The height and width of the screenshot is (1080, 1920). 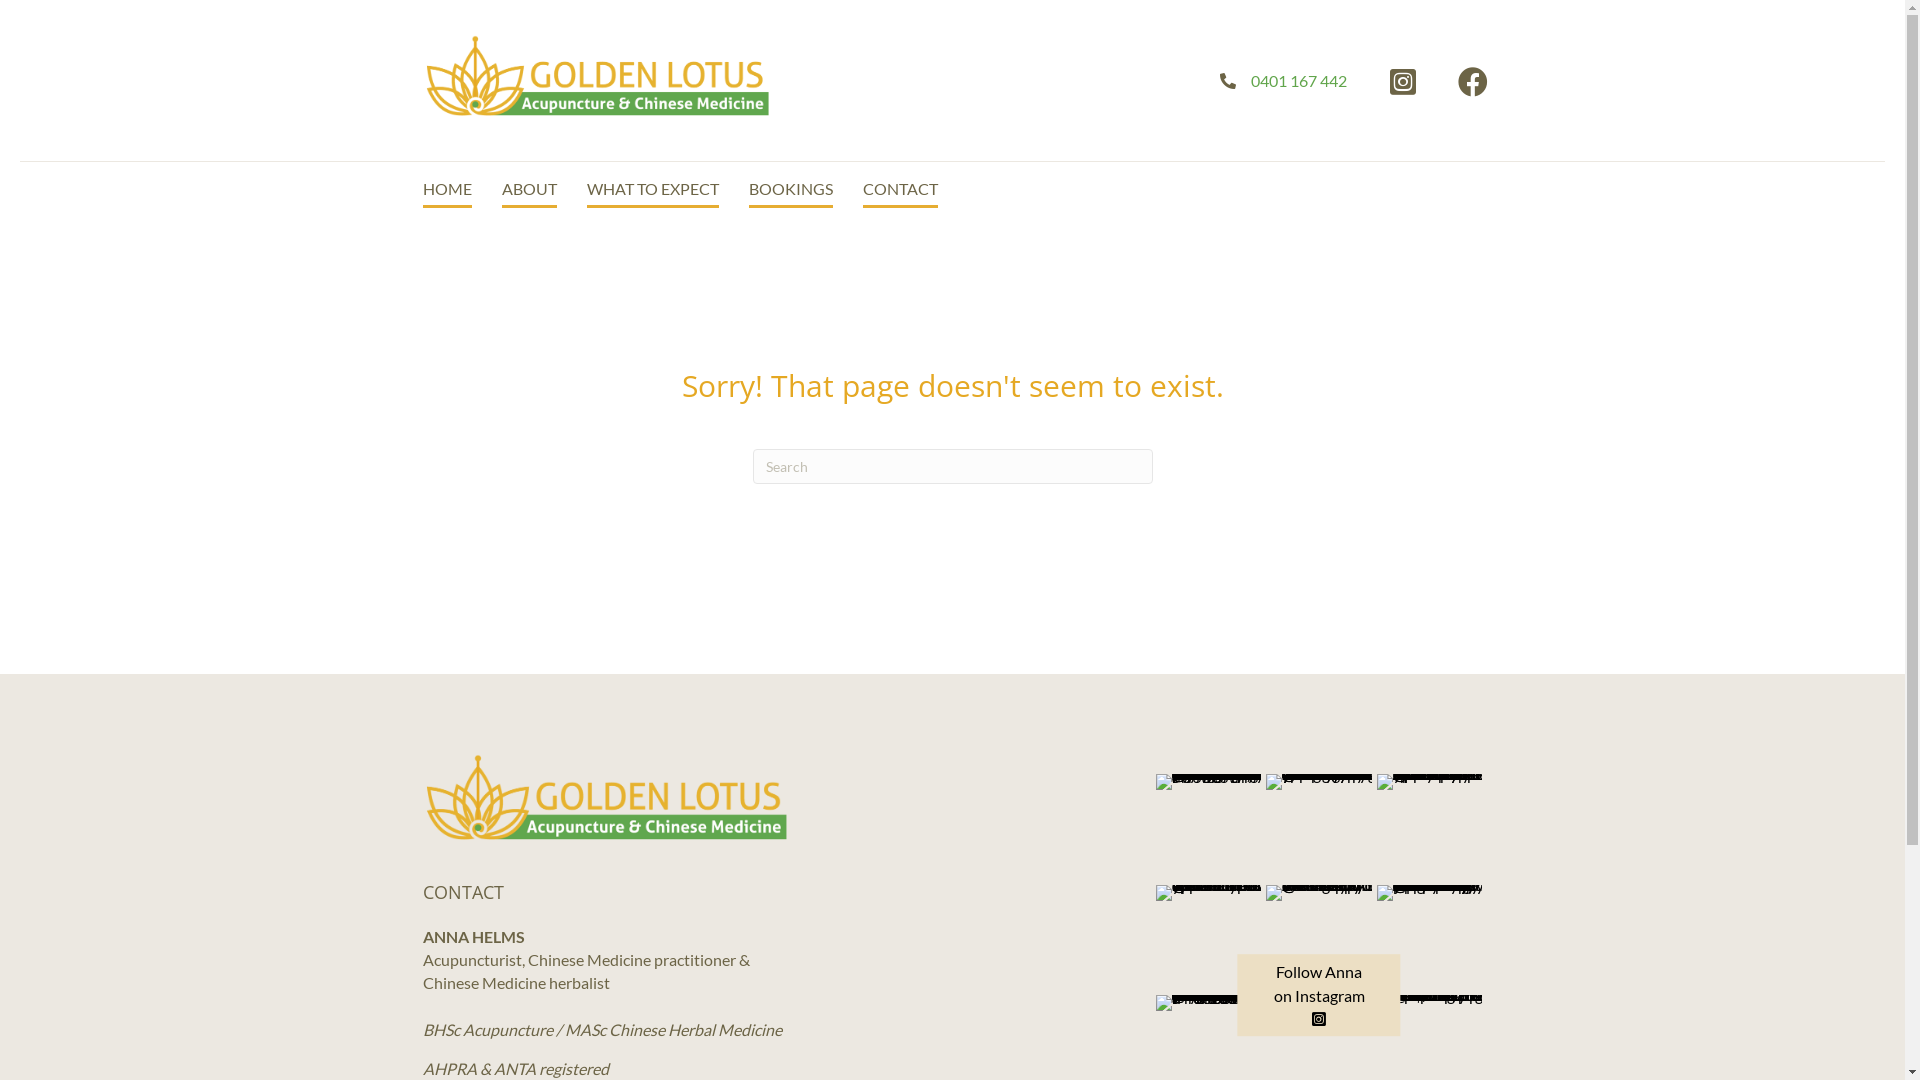 I want to click on 'CONTACT', so click(x=862, y=189).